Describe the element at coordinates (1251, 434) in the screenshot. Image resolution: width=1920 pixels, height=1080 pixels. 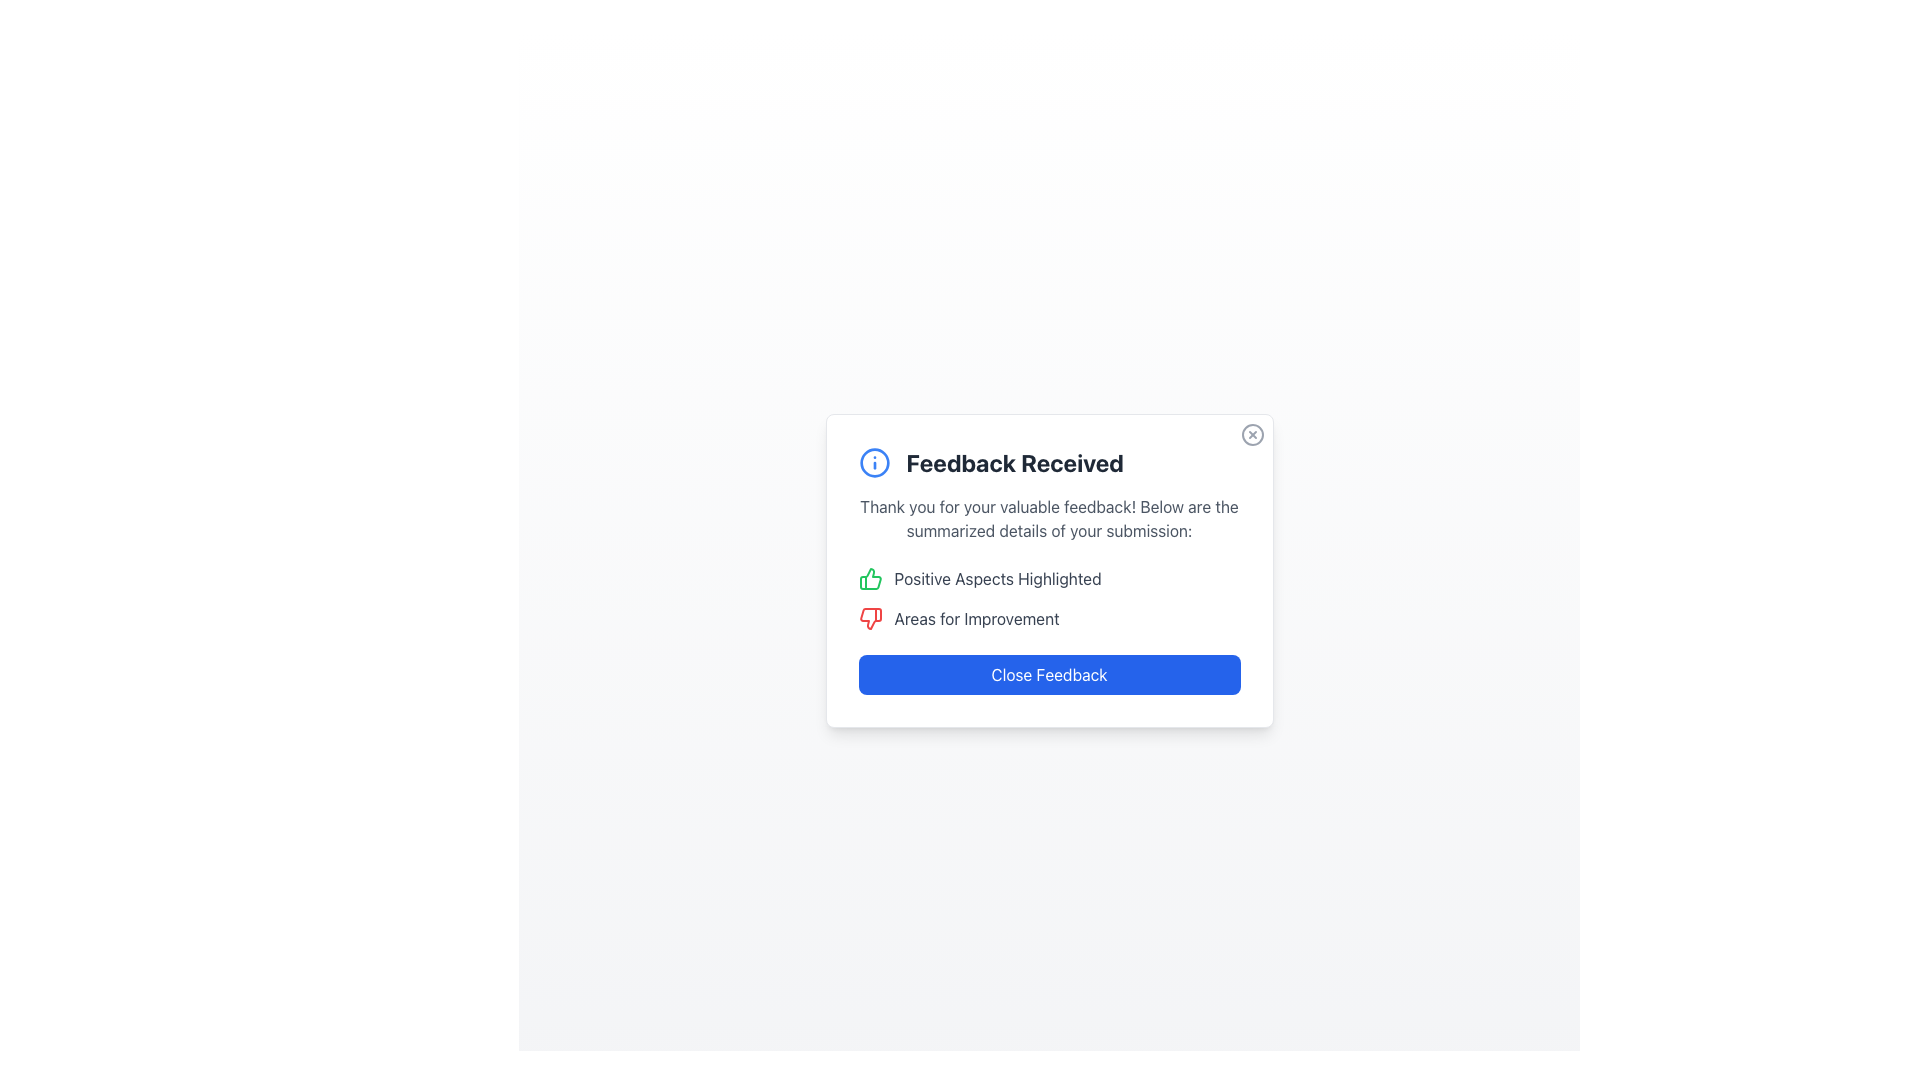
I see `the close button located` at that location.